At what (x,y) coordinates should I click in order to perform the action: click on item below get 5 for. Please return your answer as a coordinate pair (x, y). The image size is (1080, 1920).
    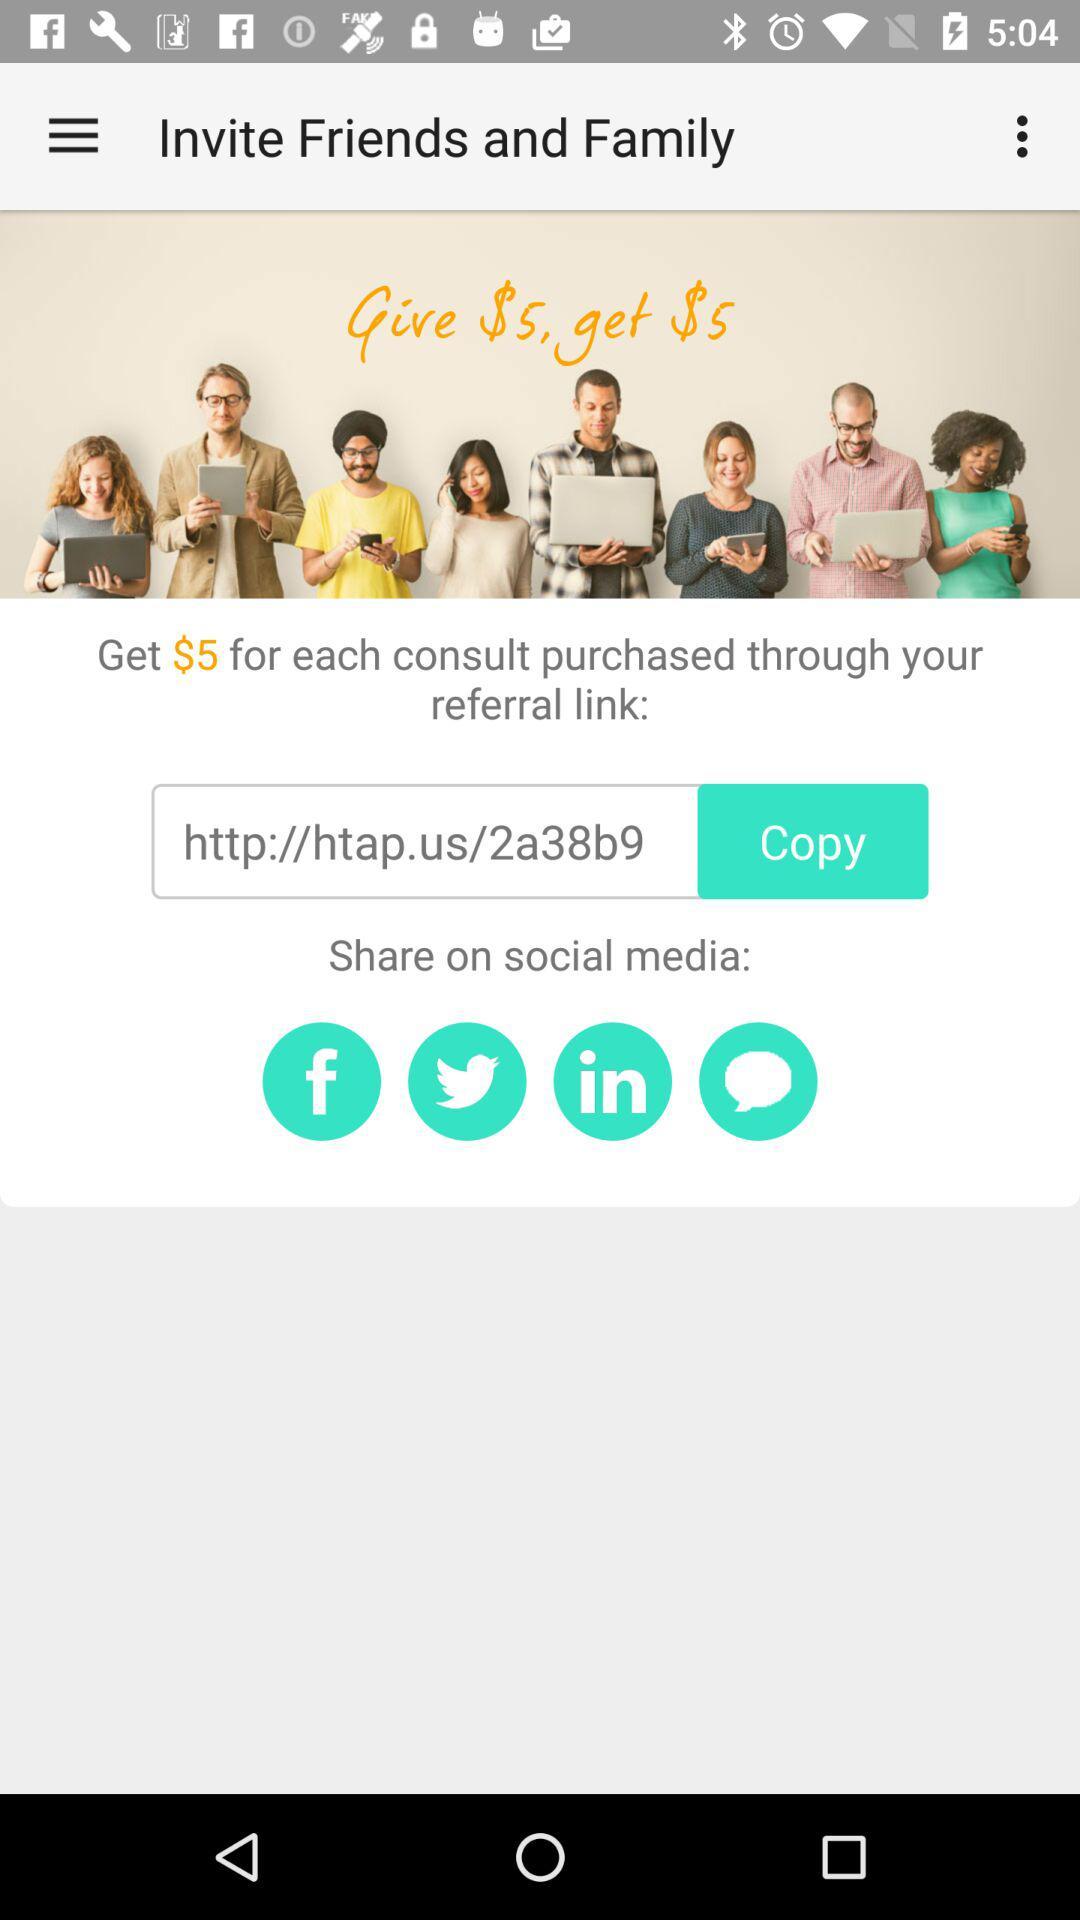
    Looking at the image, I should click on (813, 841).